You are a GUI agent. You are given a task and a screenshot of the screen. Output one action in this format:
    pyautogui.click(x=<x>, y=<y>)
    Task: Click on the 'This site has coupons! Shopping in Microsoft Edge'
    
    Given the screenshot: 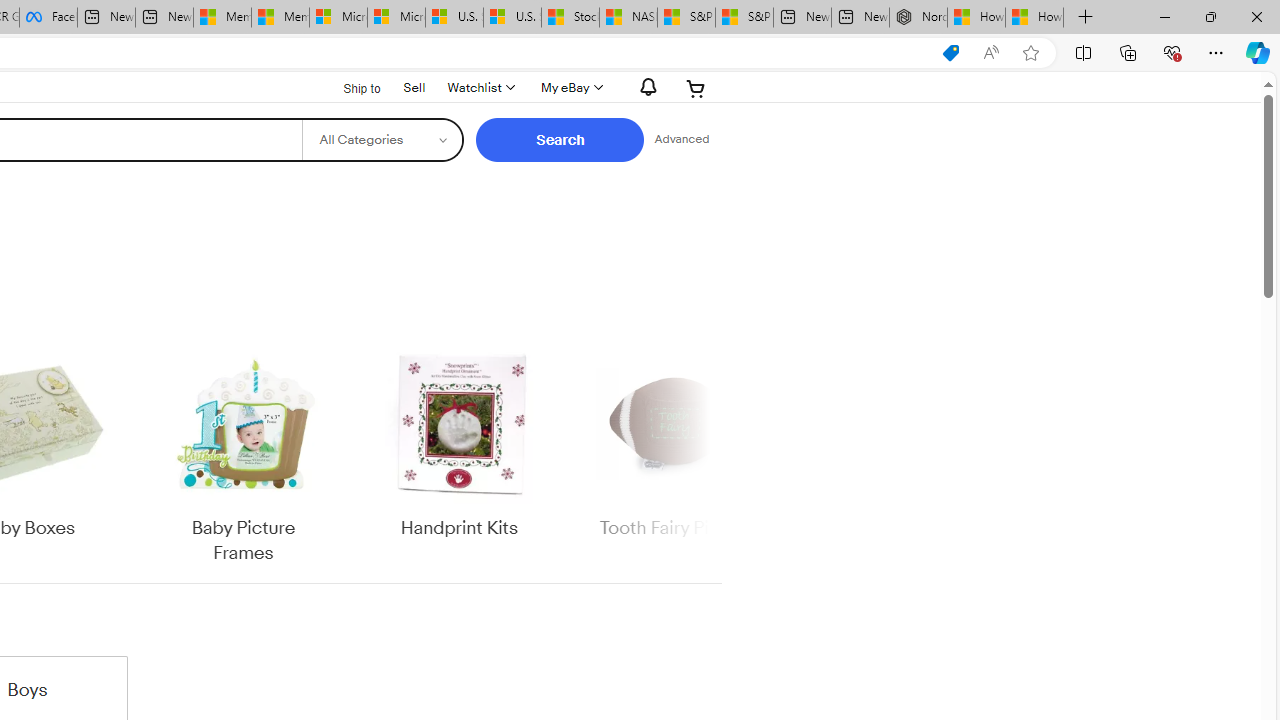 What is the action you would take?
    pyautogui.click(x=950, y=52)
    